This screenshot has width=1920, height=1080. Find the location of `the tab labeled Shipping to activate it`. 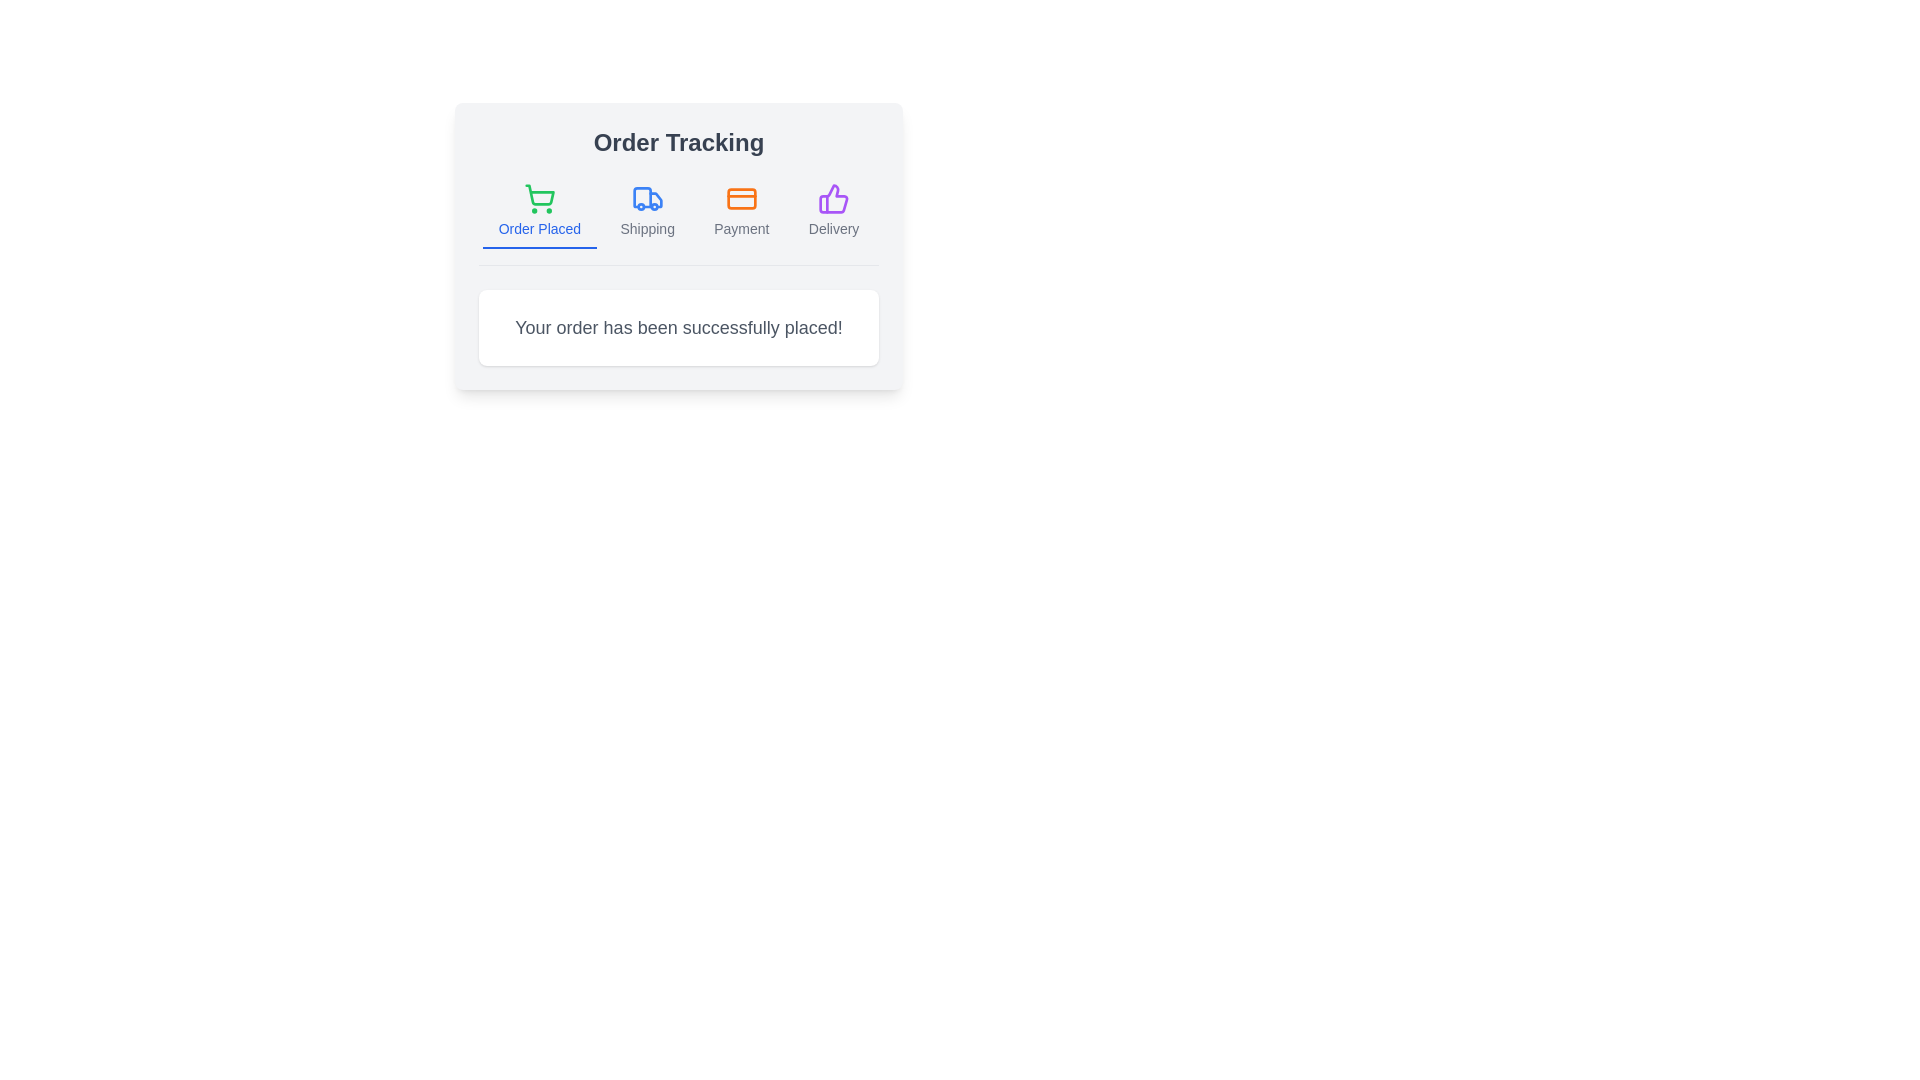

the tab labeled Shipping to activate it is located at coordinates (647, 212).